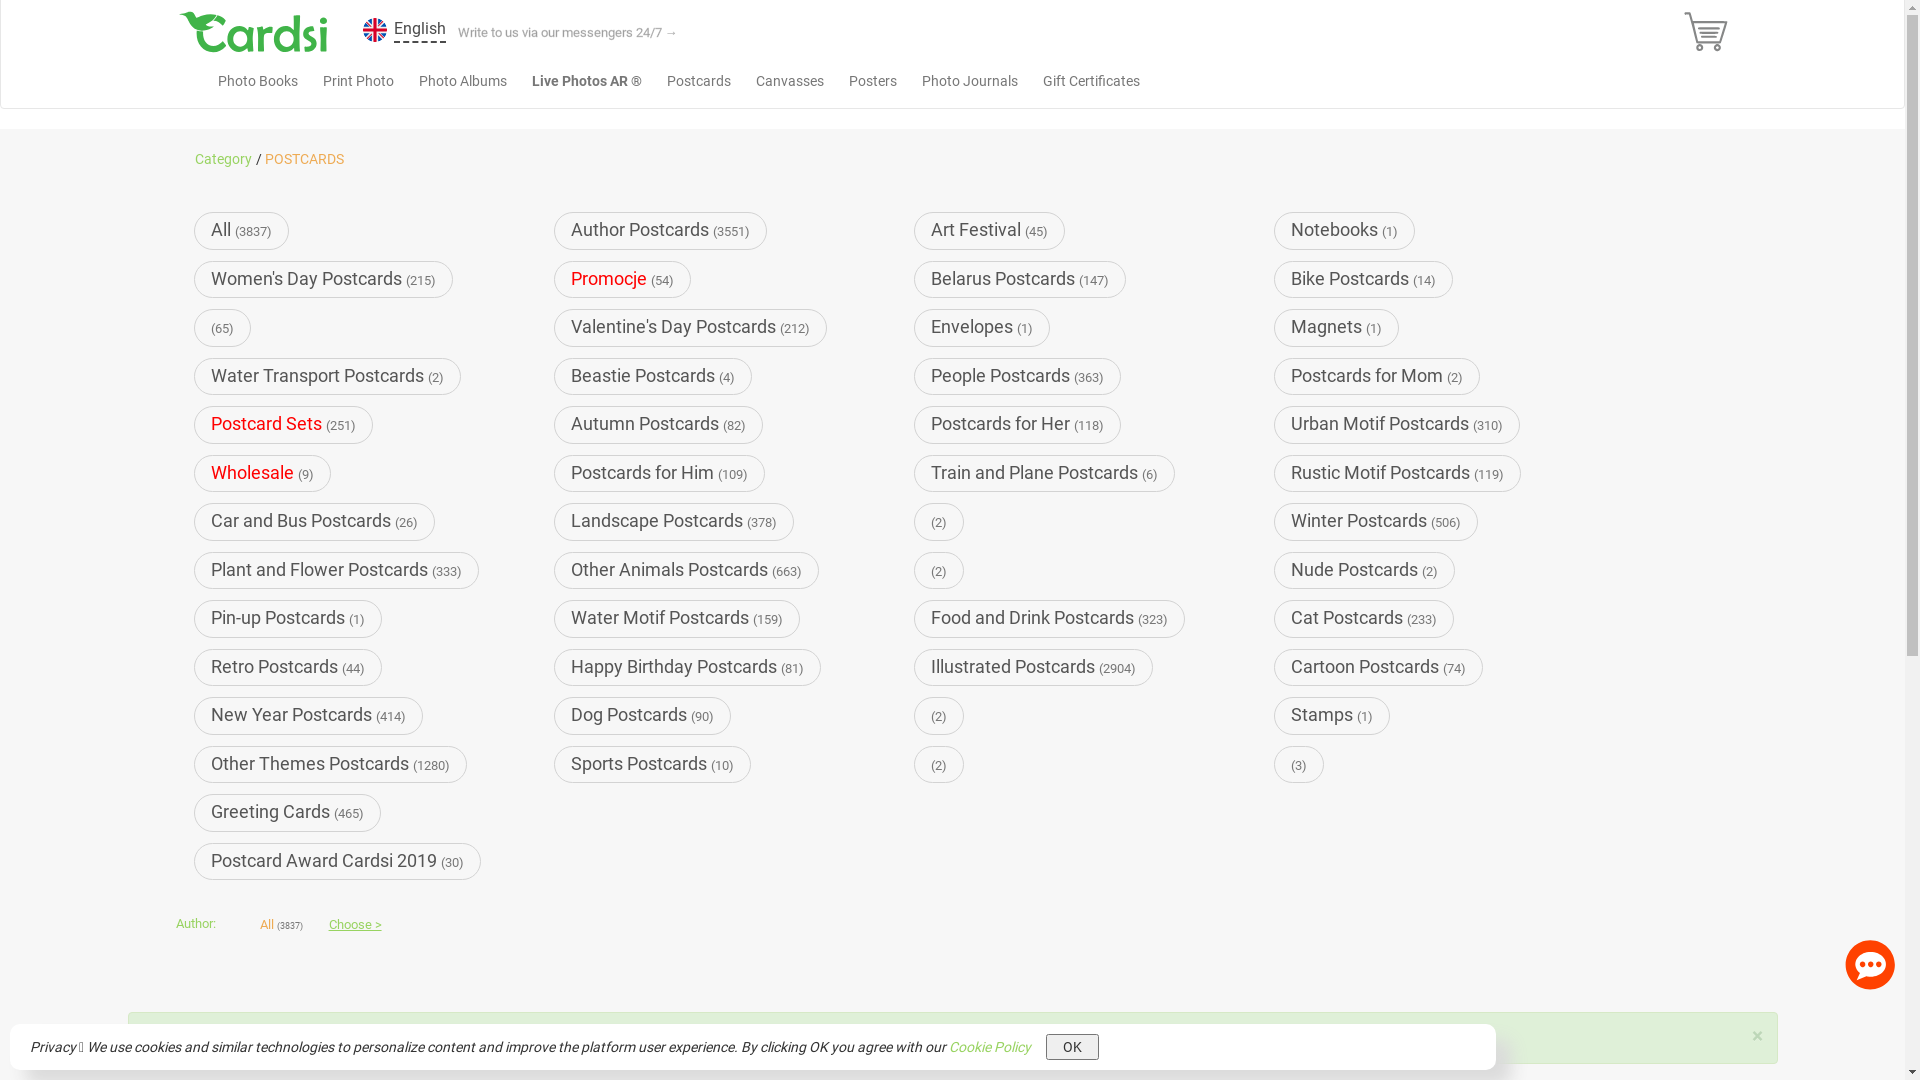 This screenshot has height=1080, width=1920. What do you see at coordinates (1396, 473) in the screenshot?
I see `'Rustic Motif Postcards (119)'` at bounding box center [1396, 473].